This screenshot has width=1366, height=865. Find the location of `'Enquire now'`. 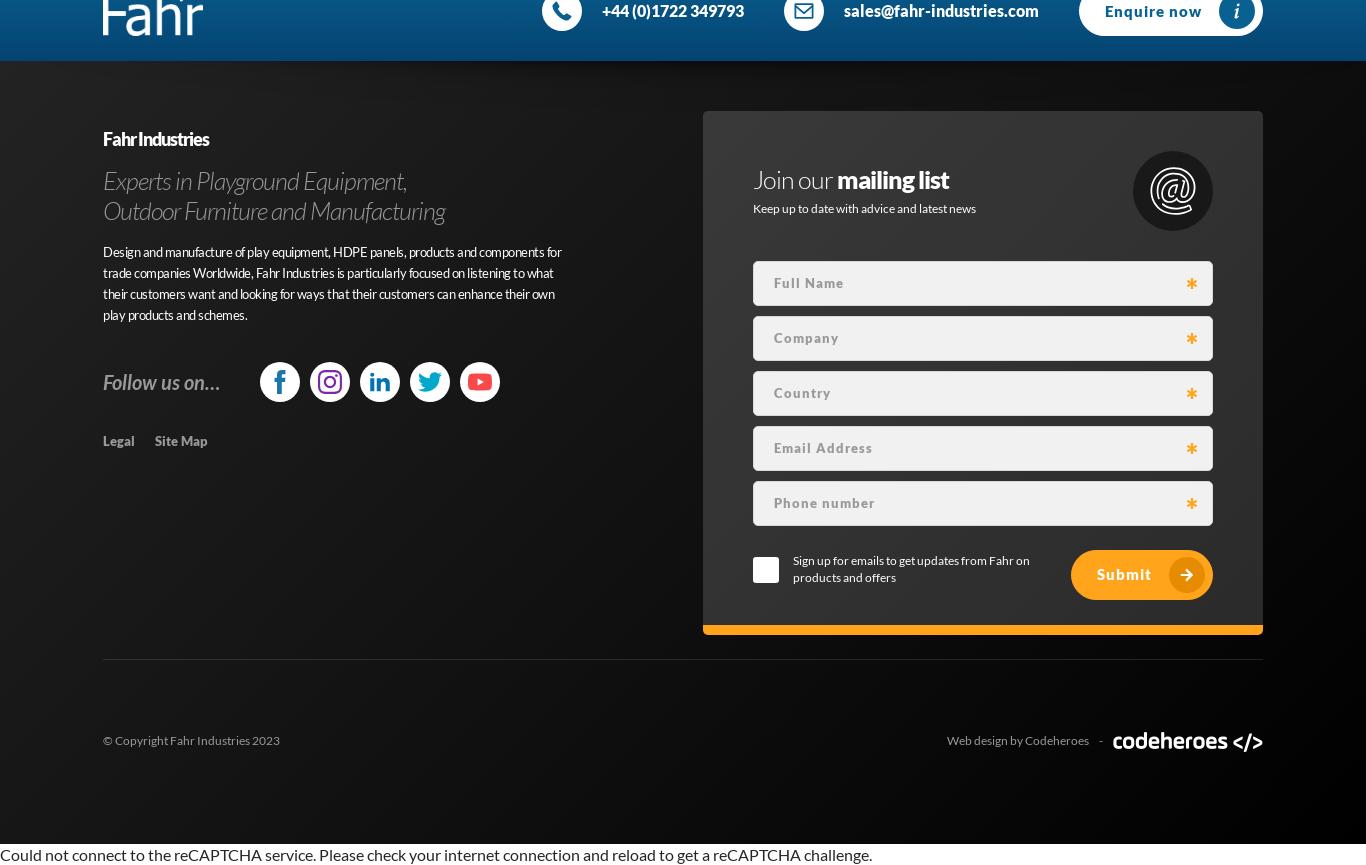

'Enquire now' is located at coordinates (1153, 10).